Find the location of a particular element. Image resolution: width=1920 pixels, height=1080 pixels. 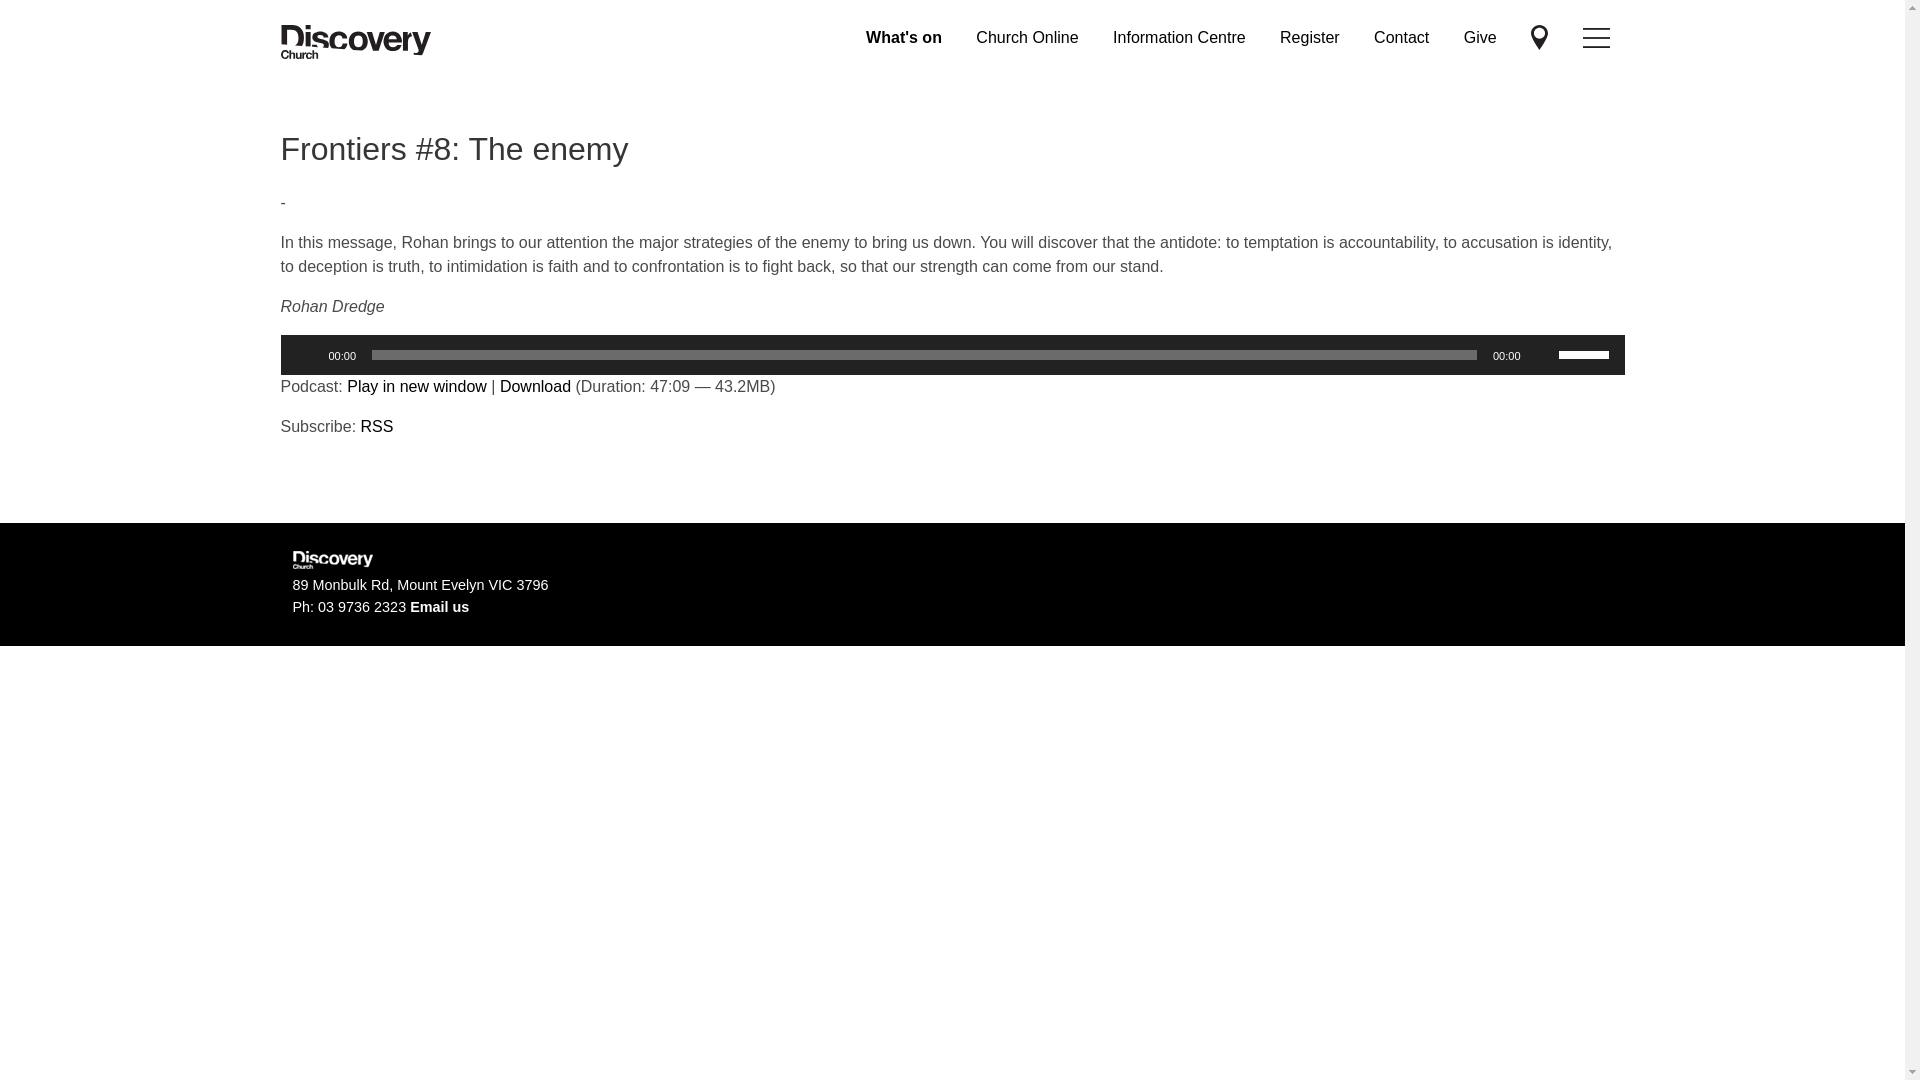

'What's on' is located at coordinates (902, 37).